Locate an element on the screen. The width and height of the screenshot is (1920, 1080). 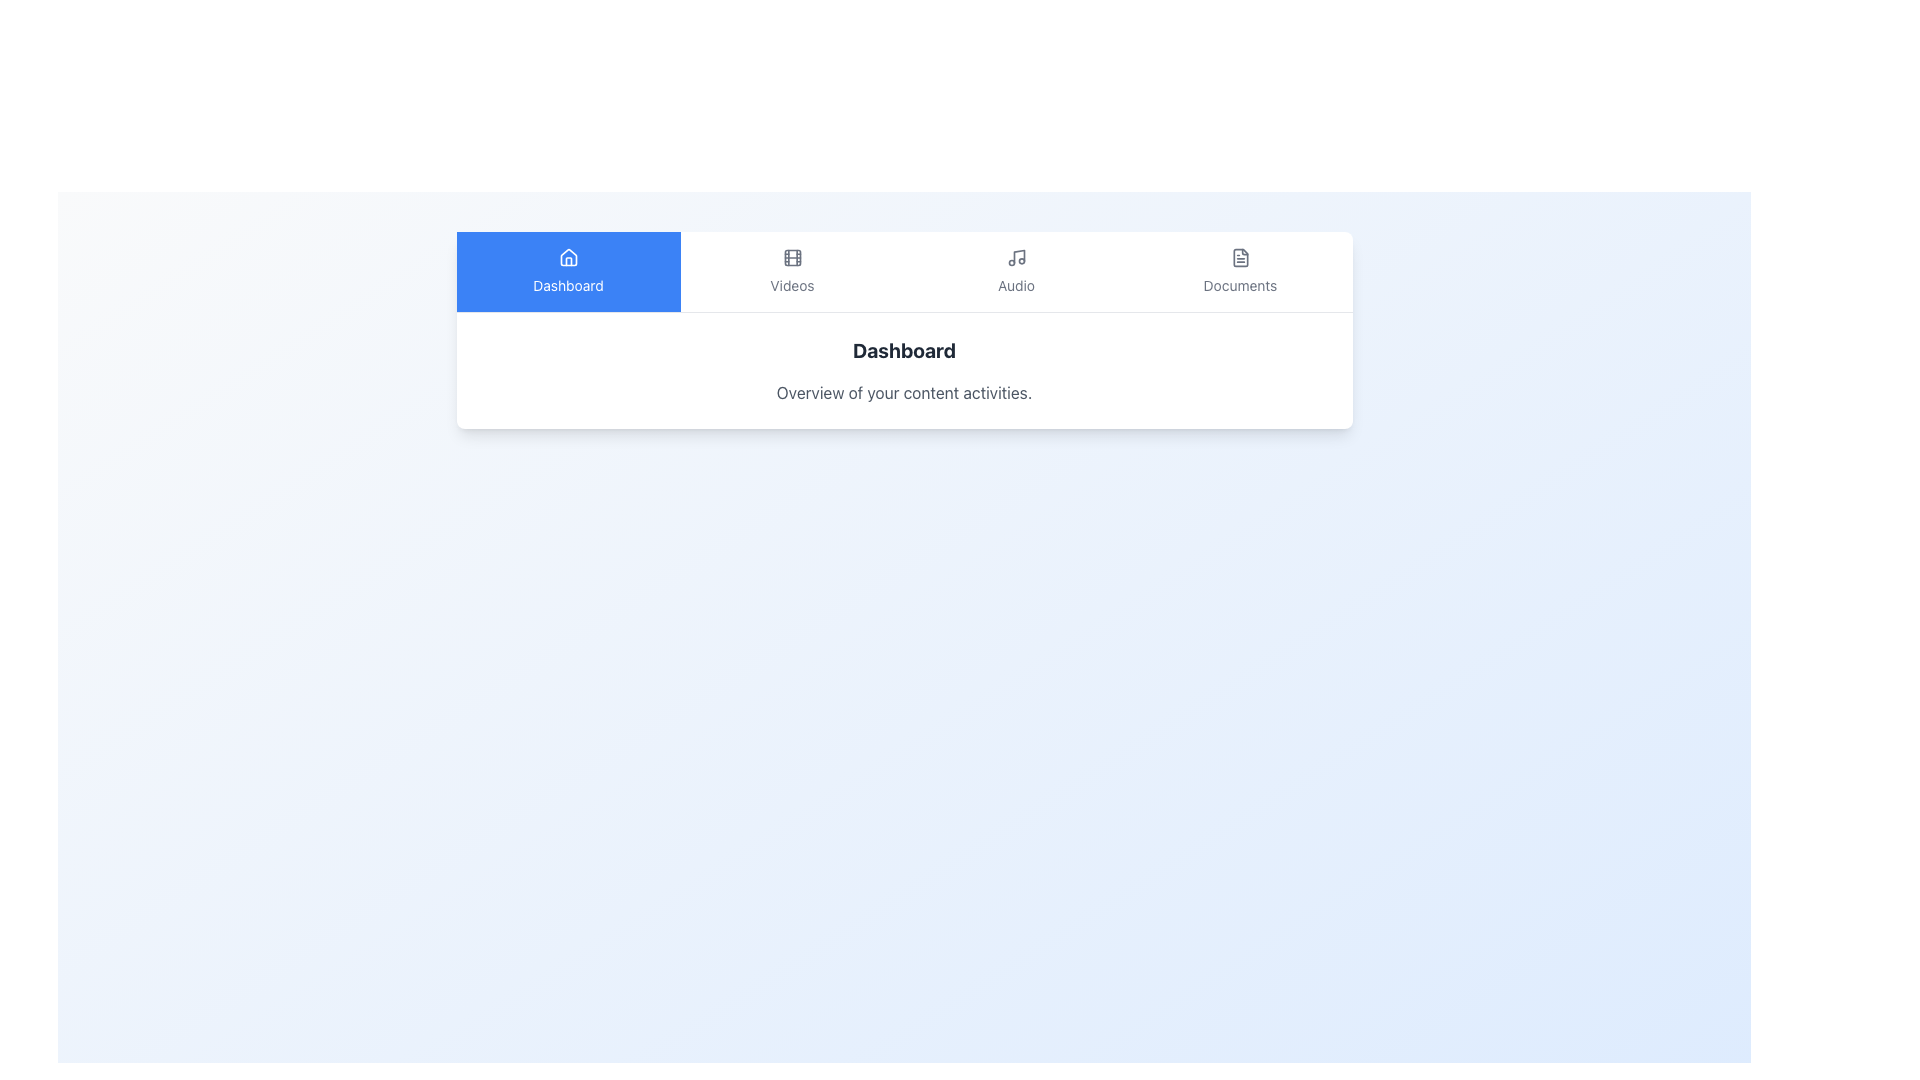
the minimalist house-shaped icon in white on a blue background located above the 'Dashboard' label in the navigation bar is located at coordinates (567, 257).